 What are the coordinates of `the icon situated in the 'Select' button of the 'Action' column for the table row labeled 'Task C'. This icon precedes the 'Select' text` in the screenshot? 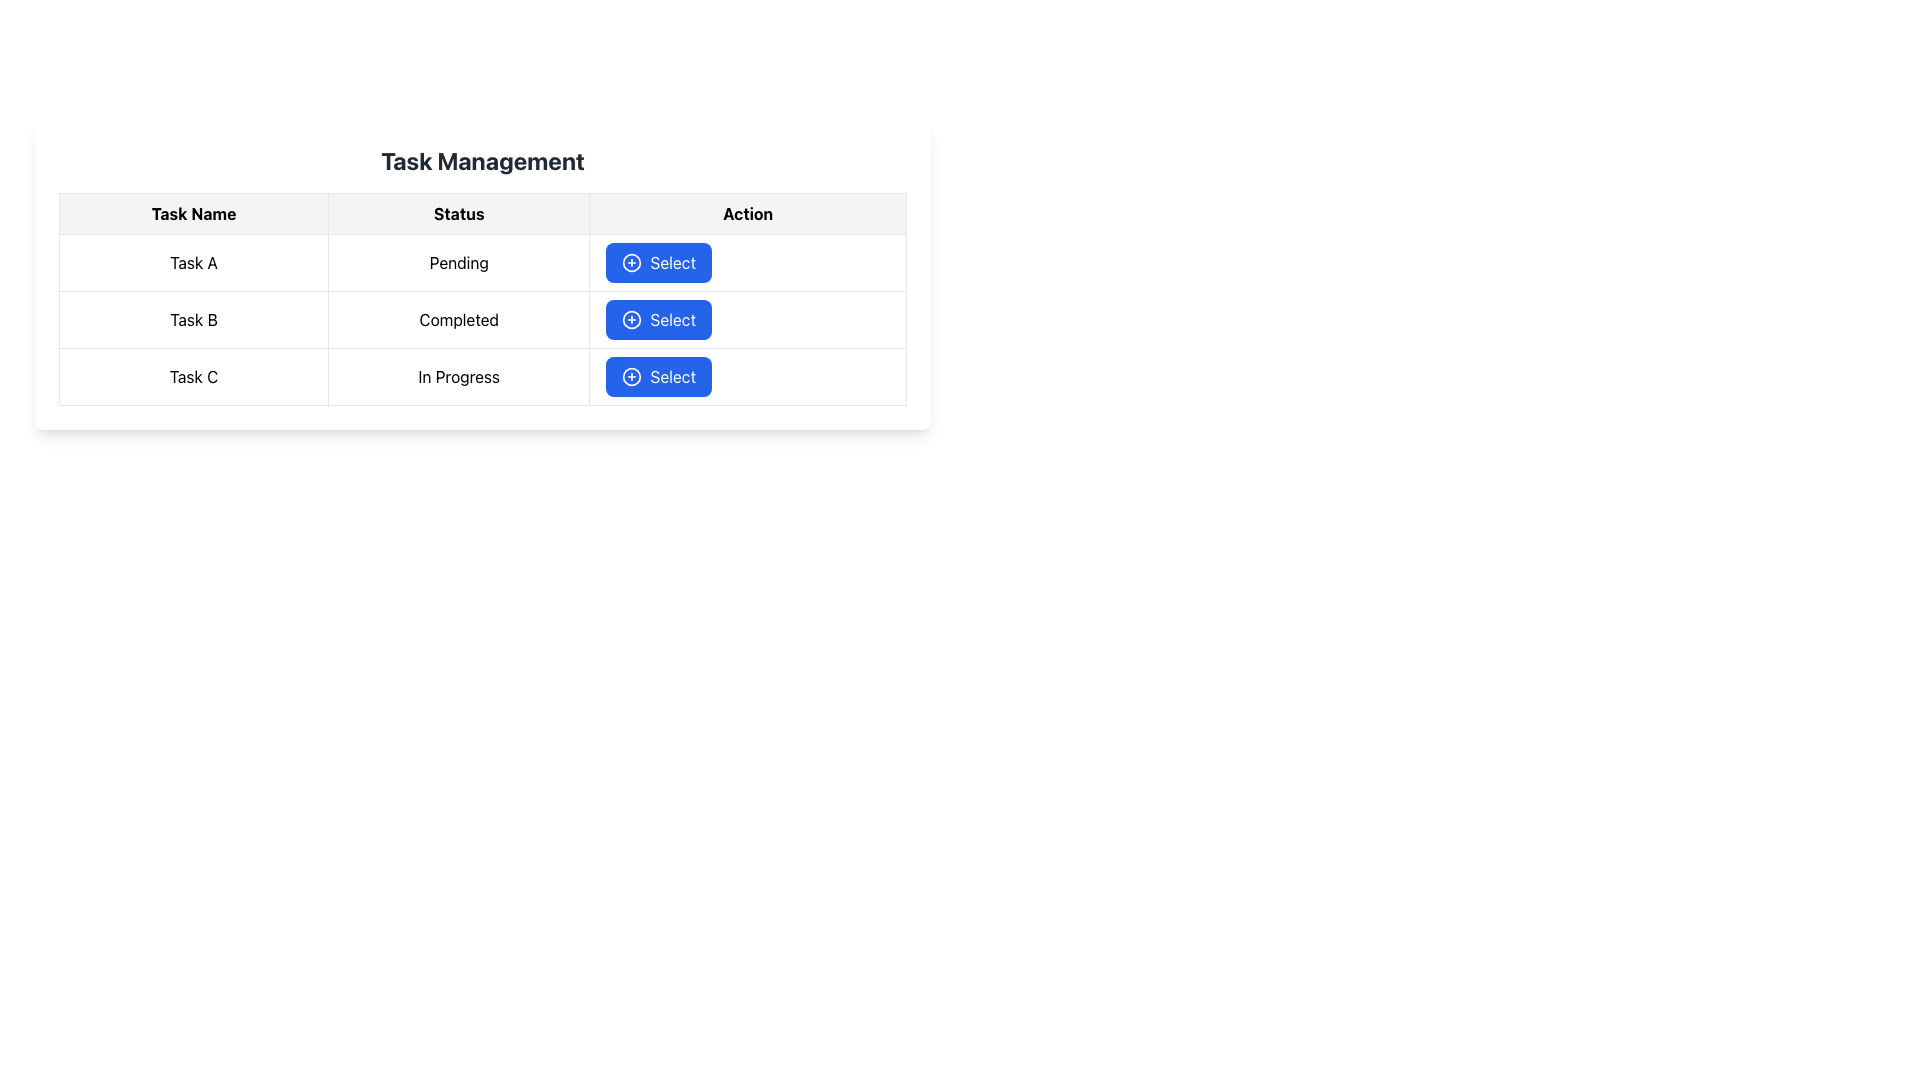 It's located at (631, 377).